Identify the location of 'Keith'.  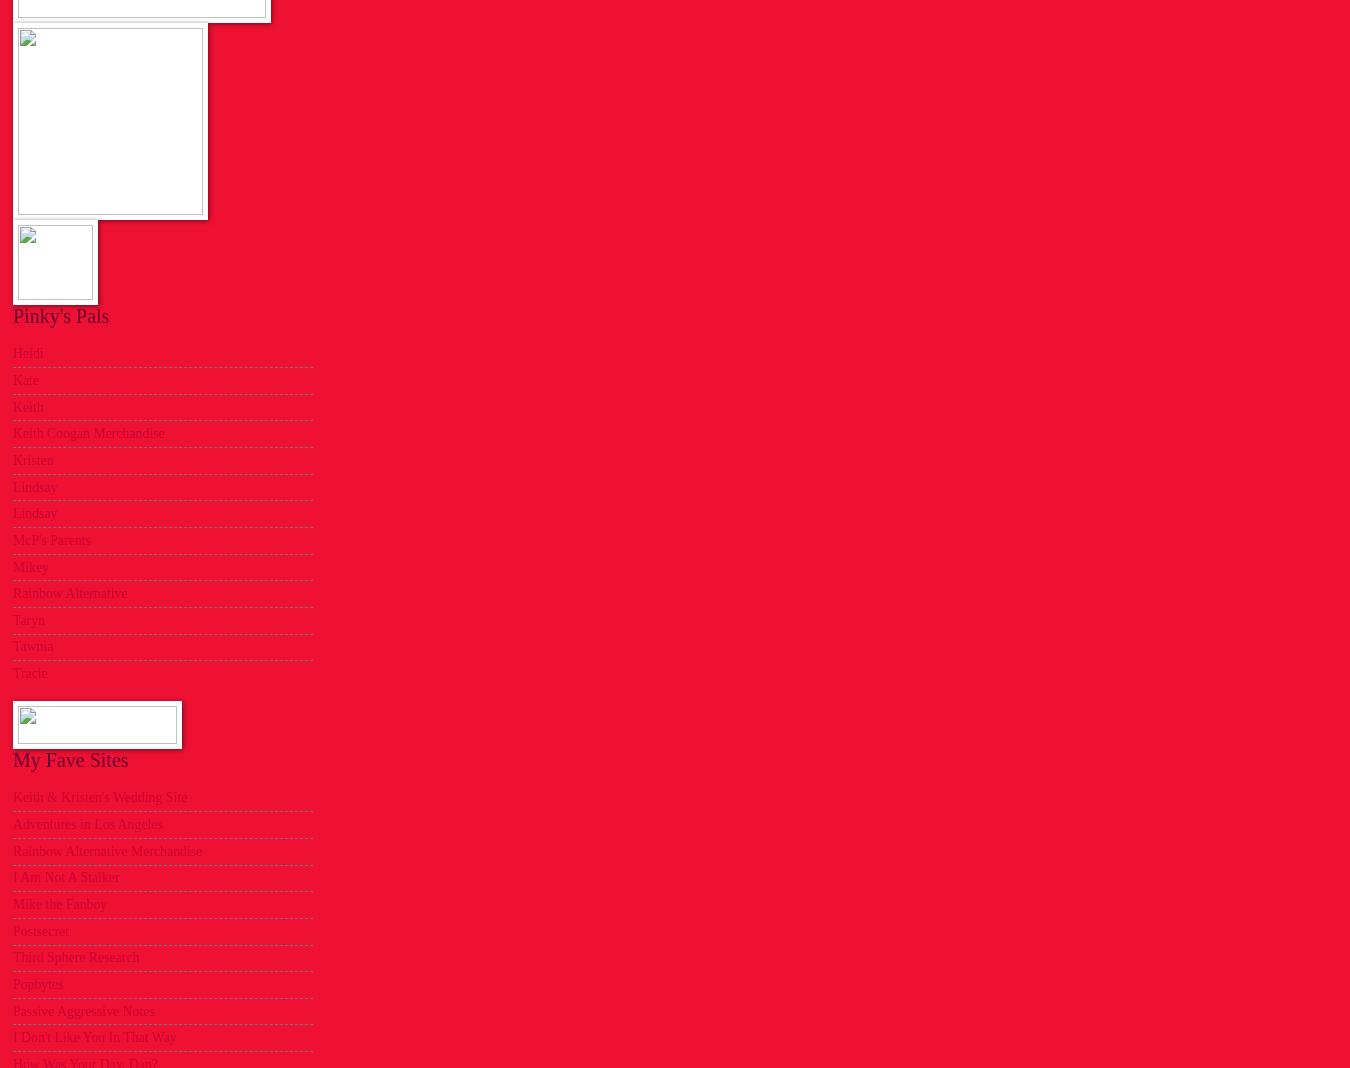
(26, 406).